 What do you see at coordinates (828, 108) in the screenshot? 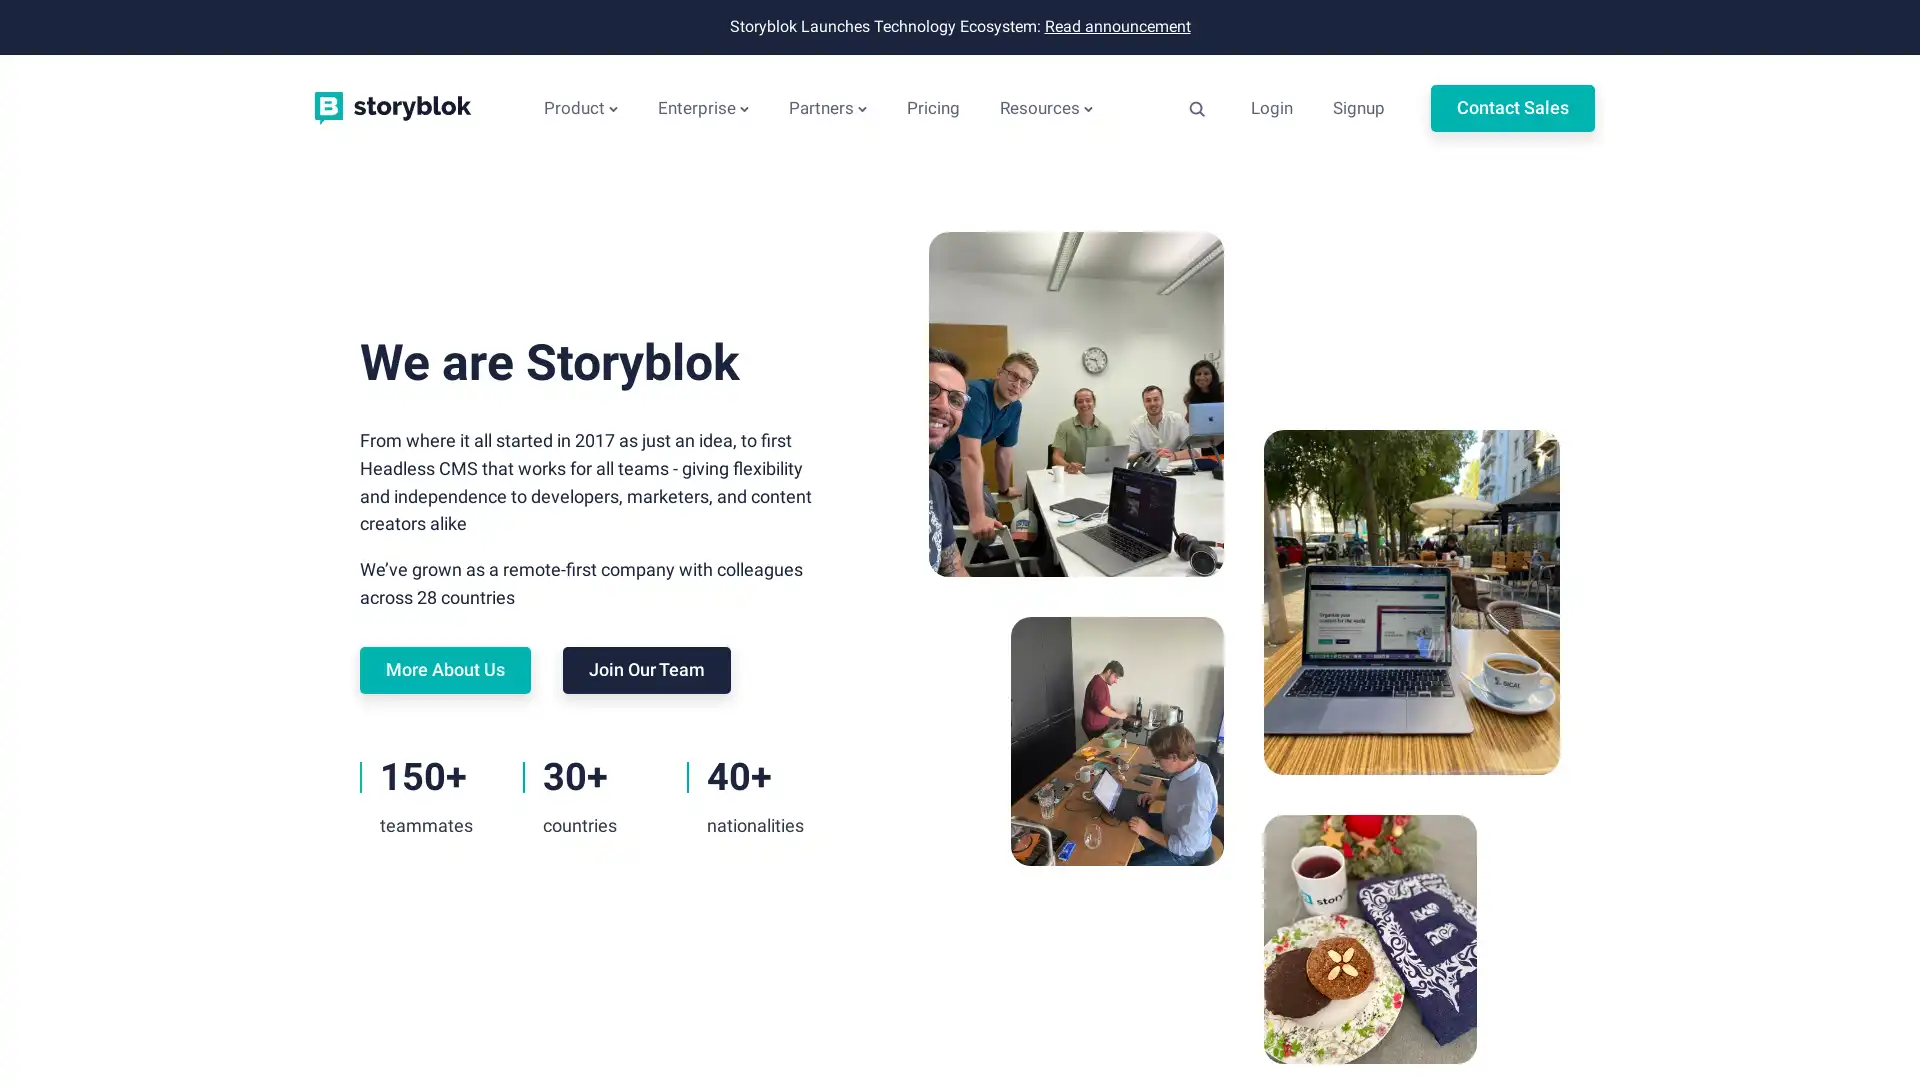
I see `Partners` at bounding box center [828, 108].